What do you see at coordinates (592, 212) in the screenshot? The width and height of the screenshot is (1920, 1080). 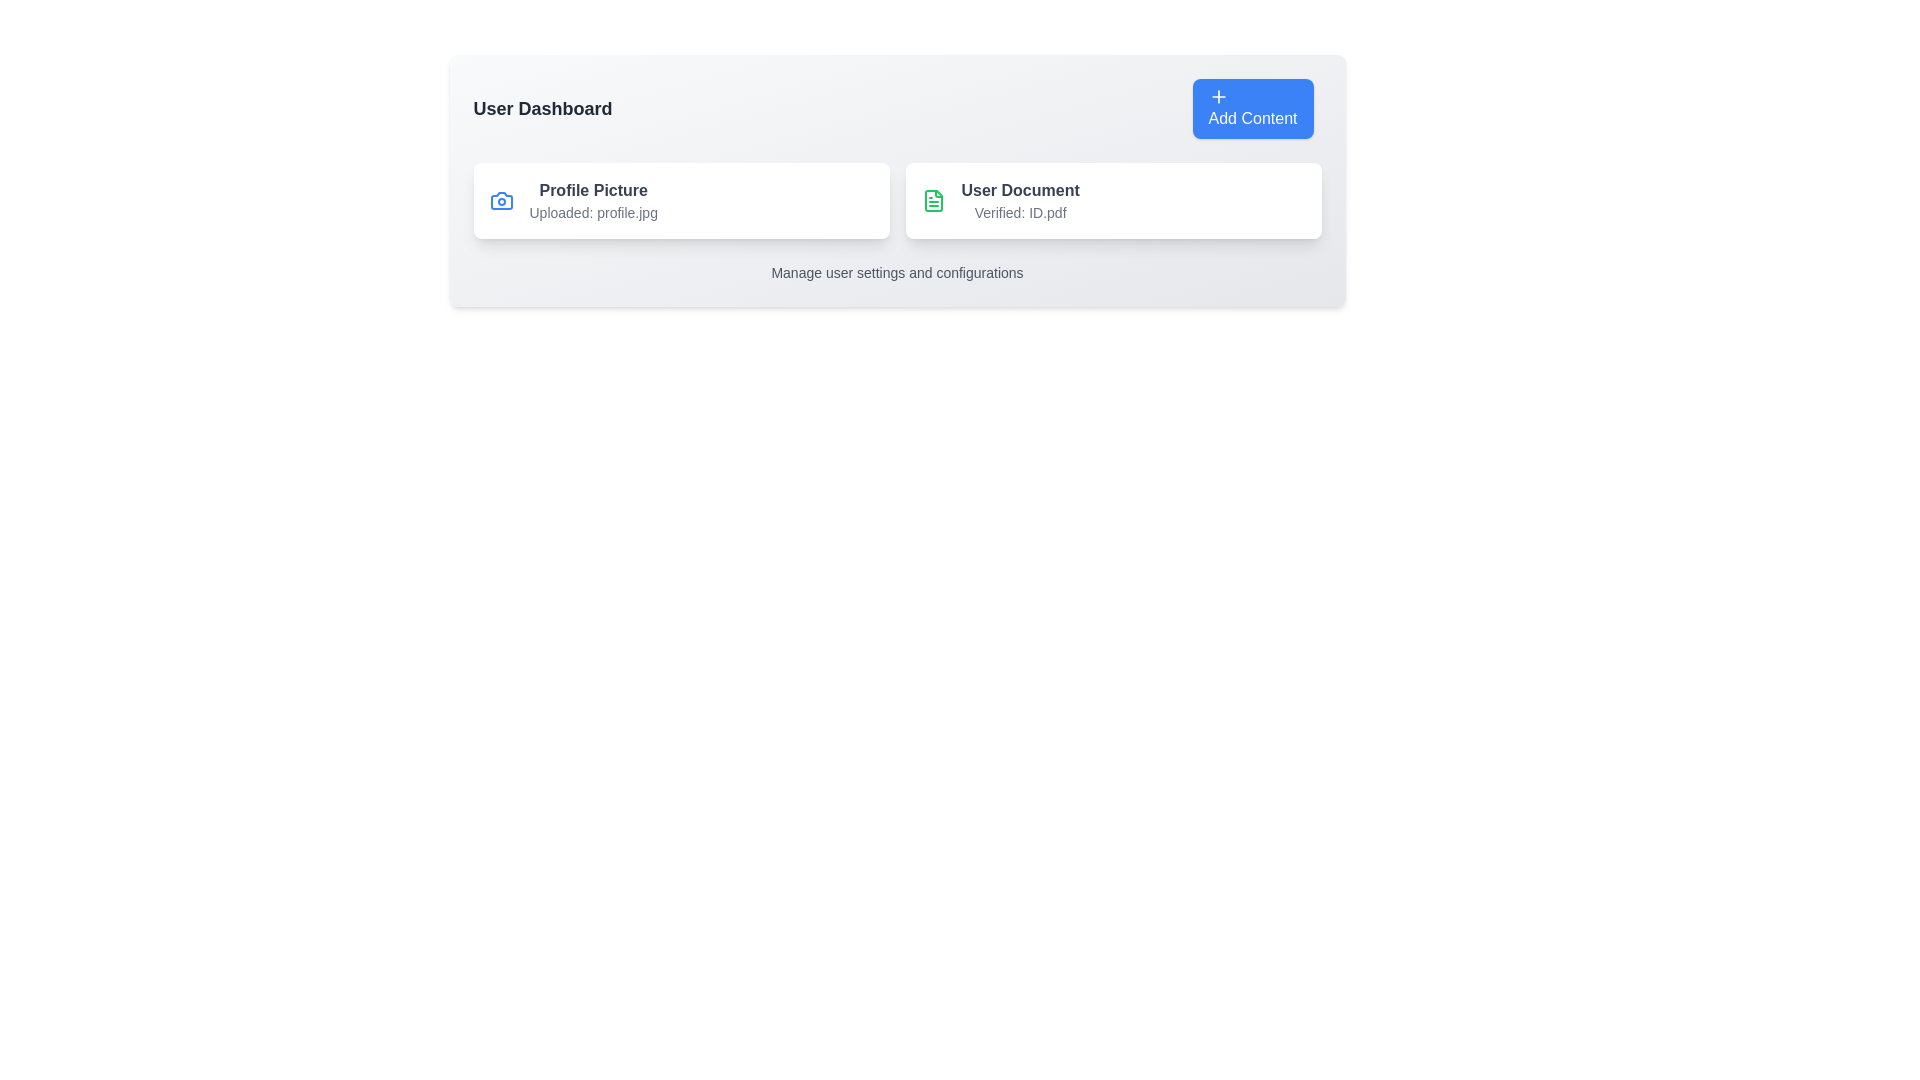 I see `the text label component that provides information about the uploaded profile picture file, located directly below the 'Profile Picture' title and adjacent to a camera icon` at bounding box center [592, 212].